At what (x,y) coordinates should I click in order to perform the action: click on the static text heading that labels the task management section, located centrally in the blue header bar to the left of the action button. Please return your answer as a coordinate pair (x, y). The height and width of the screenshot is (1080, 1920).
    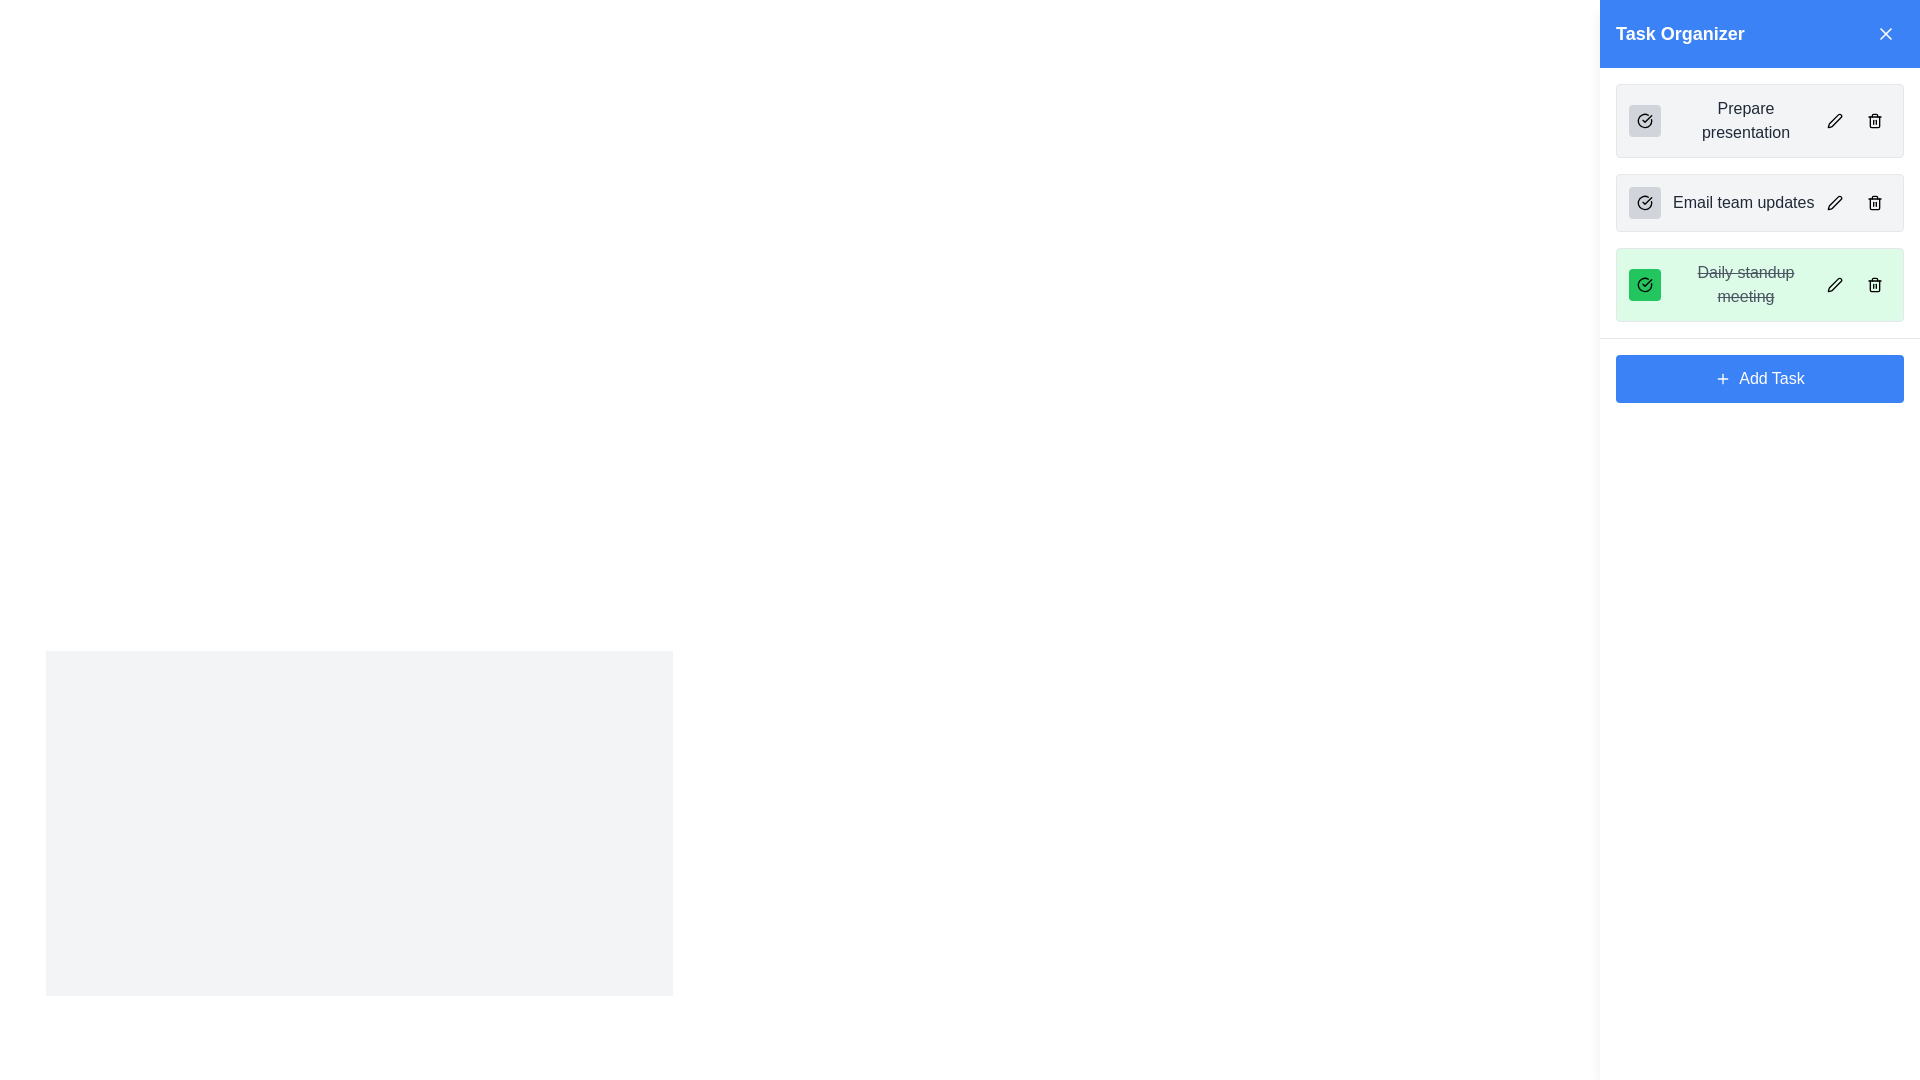
    Looking at the image, I should click on (1680, 34).